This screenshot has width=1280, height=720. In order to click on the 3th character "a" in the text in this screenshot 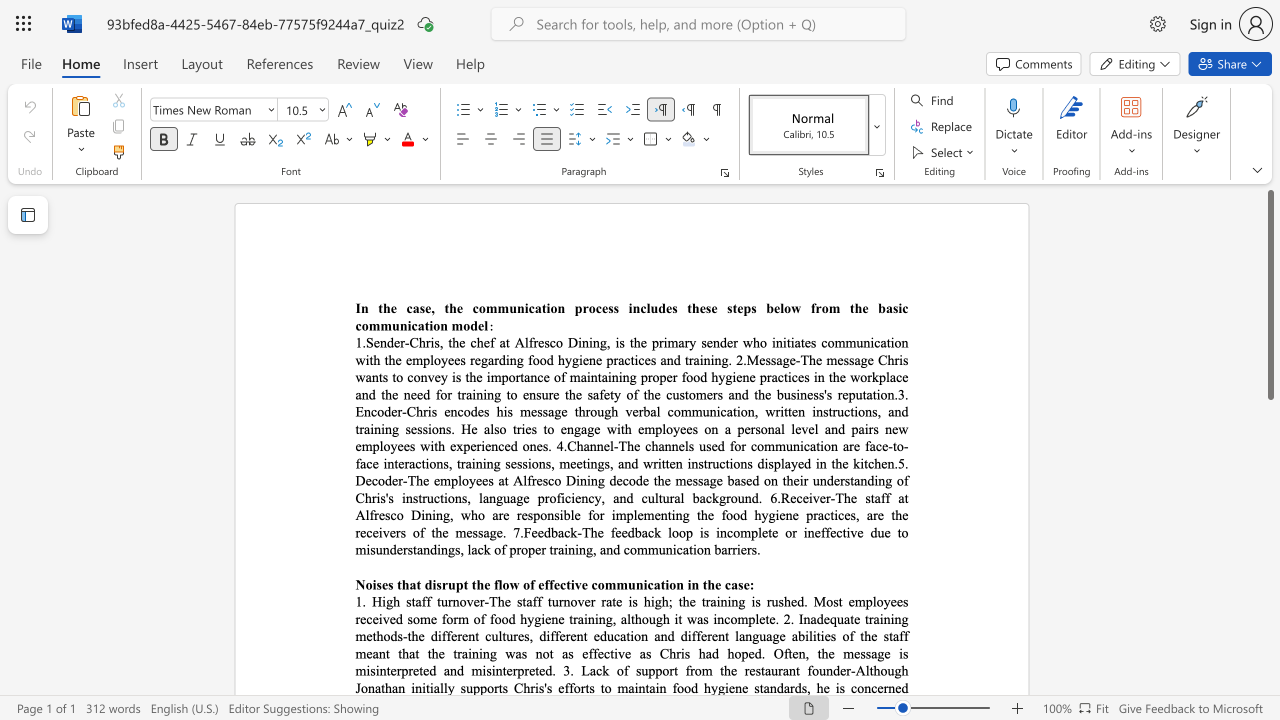, I will do `click(888, 308)`.